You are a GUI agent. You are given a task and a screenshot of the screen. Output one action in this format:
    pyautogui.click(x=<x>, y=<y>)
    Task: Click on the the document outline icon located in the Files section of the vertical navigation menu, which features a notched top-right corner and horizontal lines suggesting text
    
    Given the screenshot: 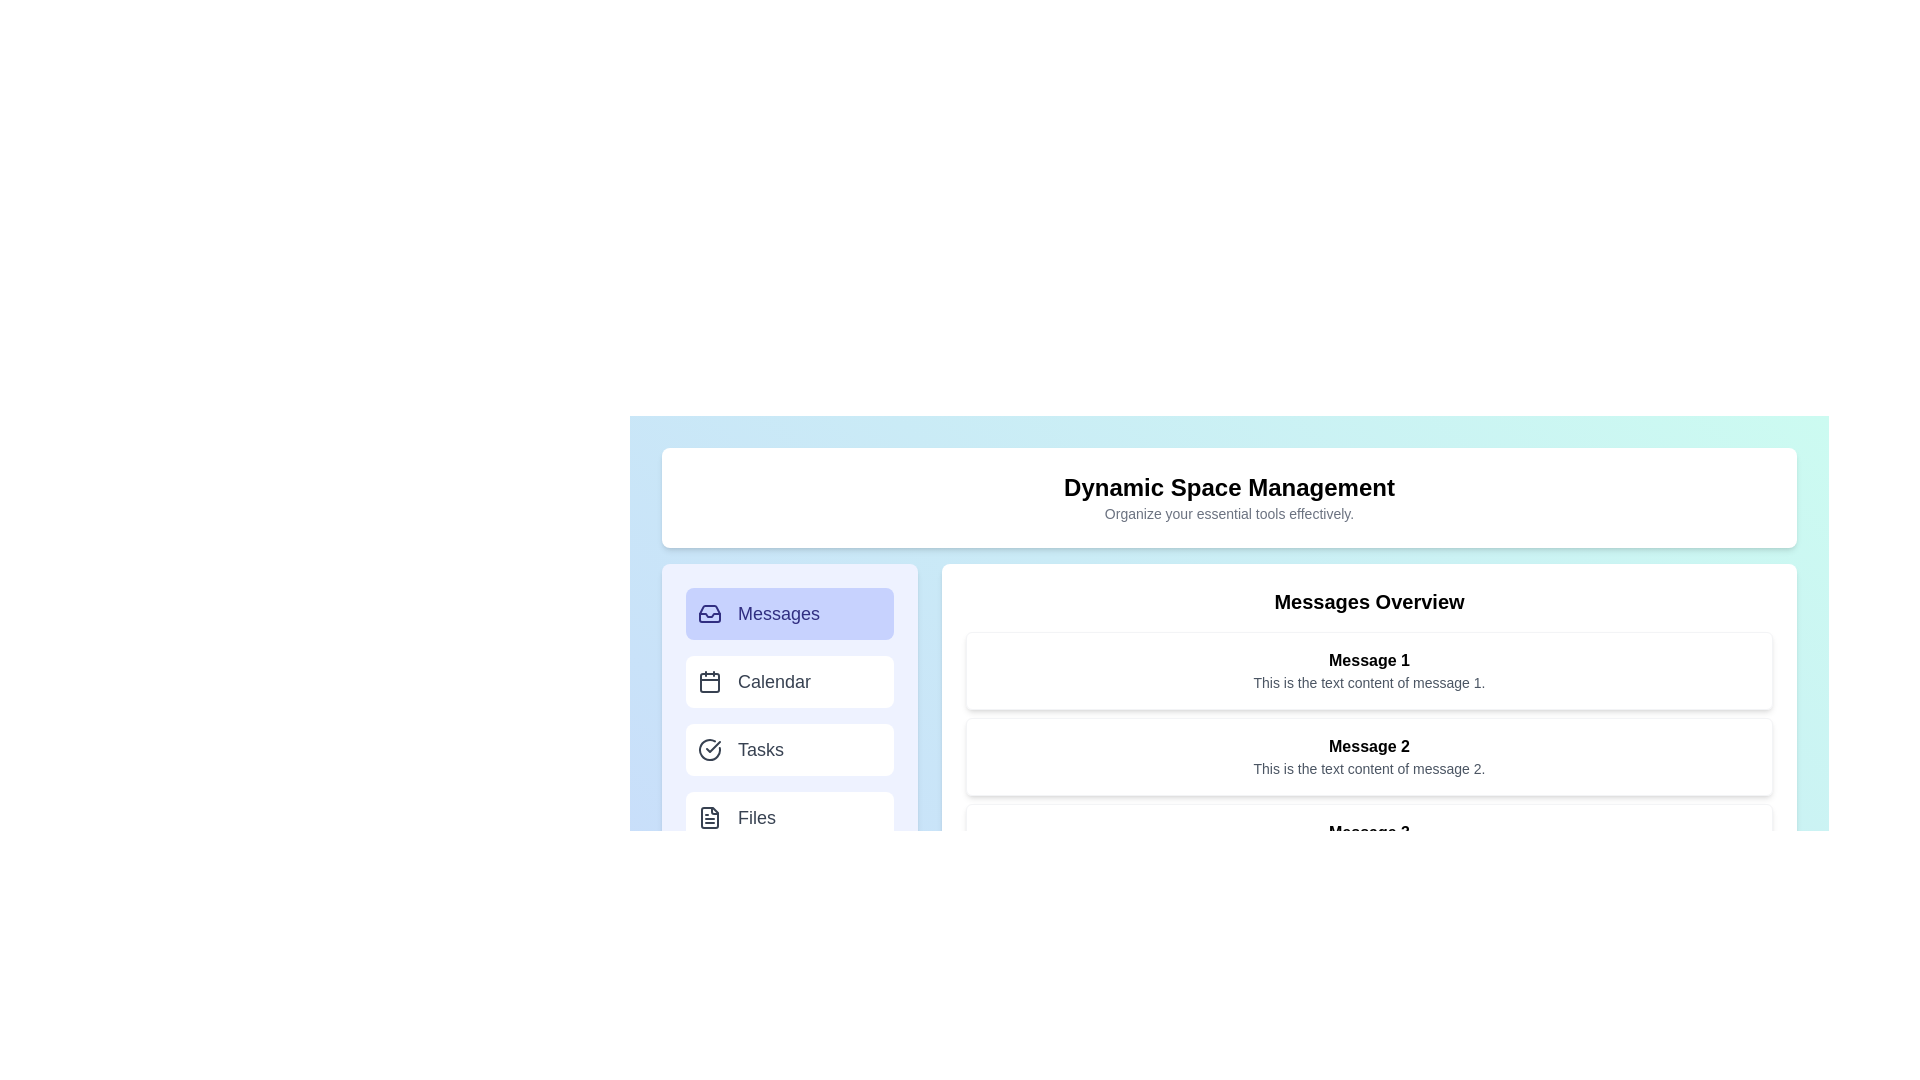 What is the action you would take?
    pyautogui.click(x=710, y=817)
    